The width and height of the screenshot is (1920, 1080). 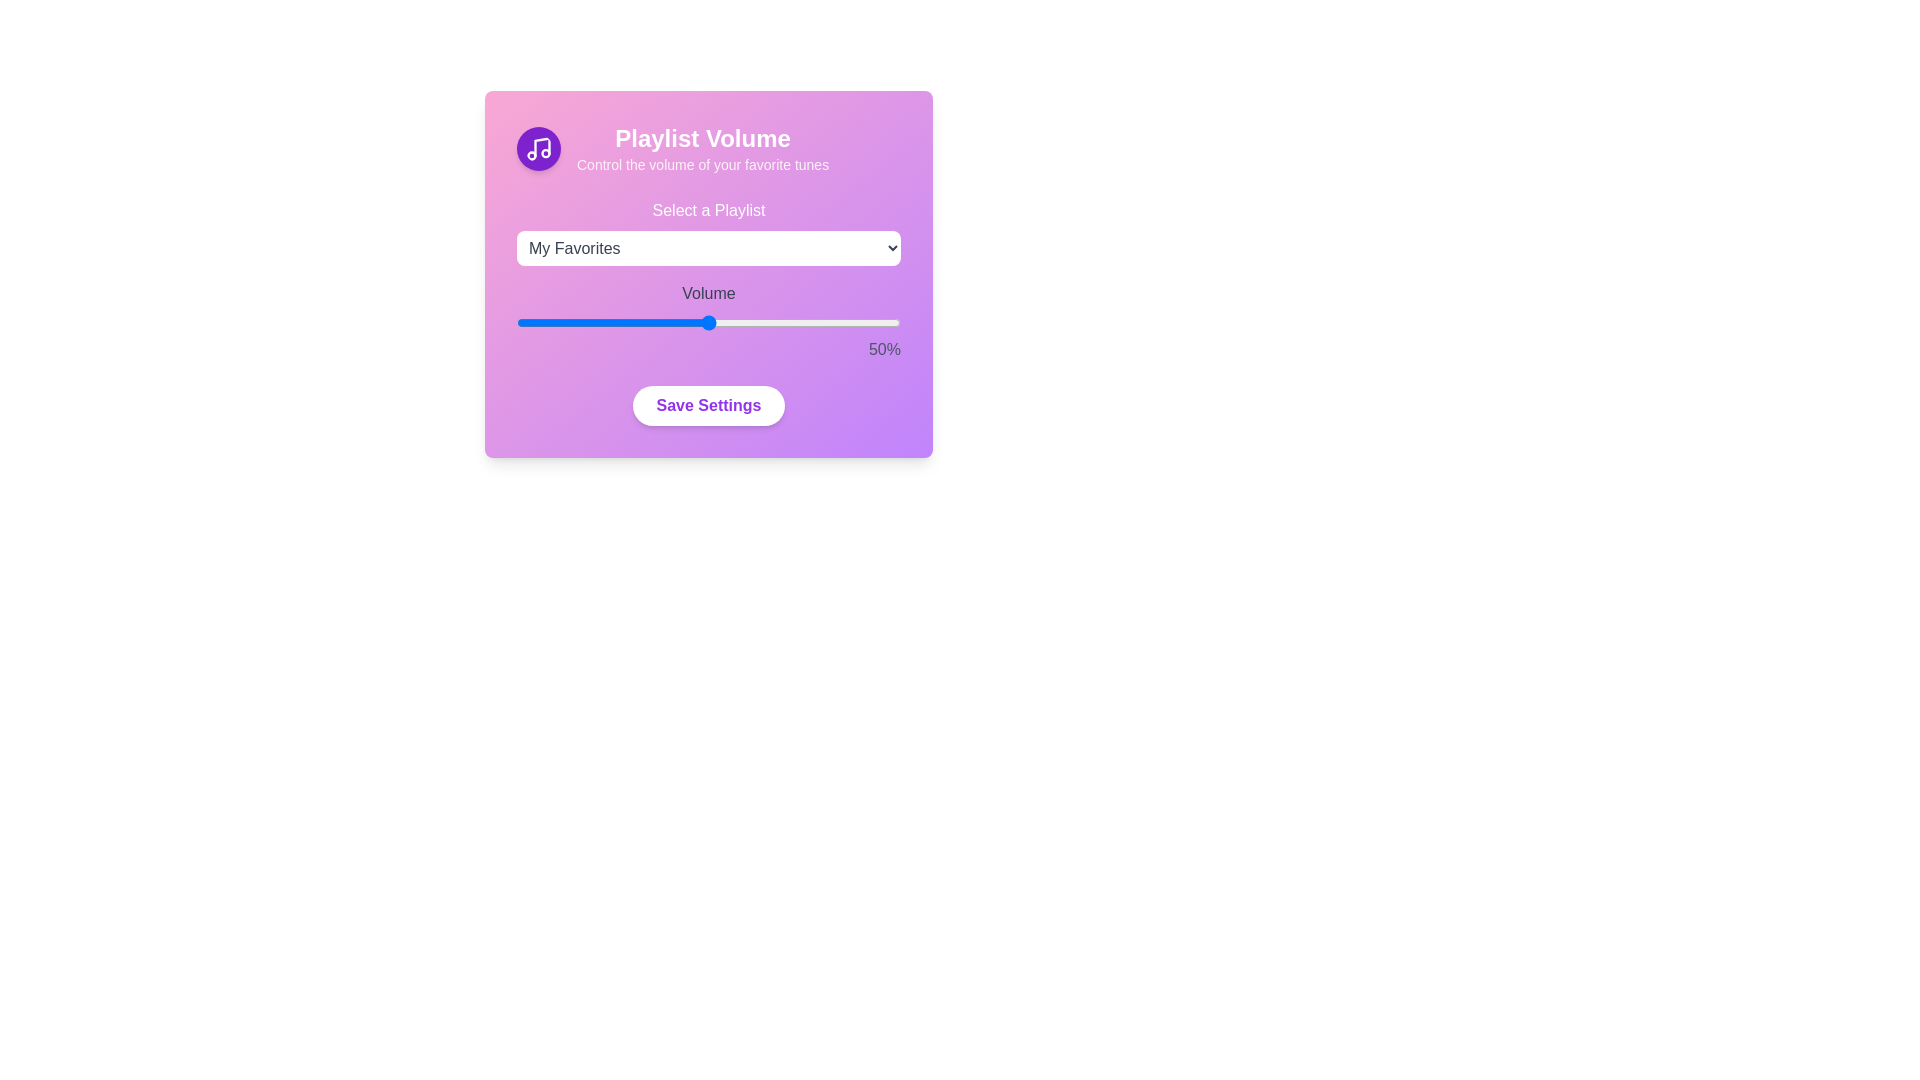 What do you see at coordinates (638, 322) in the screenshot?
I see `the volume slider to 32%` at bounding box center [638, 322].